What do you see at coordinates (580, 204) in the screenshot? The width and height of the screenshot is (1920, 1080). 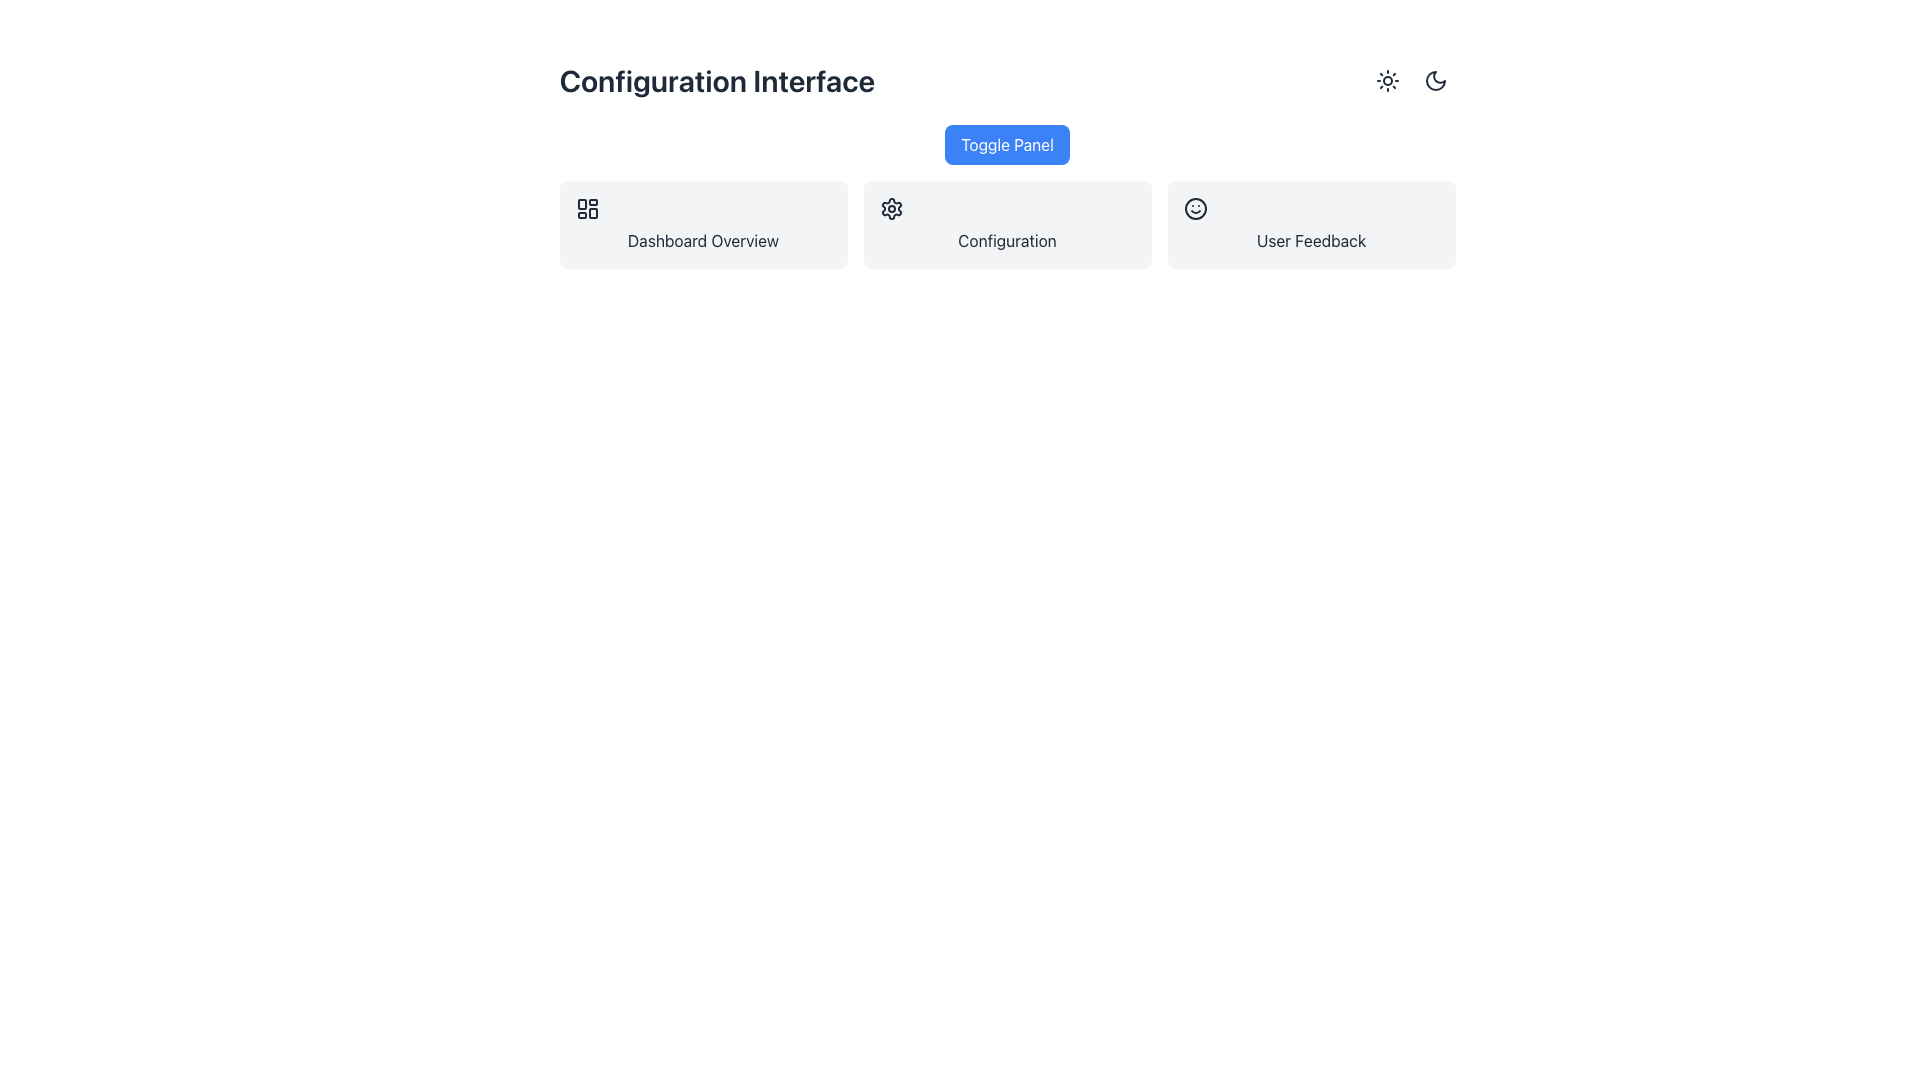 I see `the top-left rectangle of the grid within the dashboard icon, which is part of the 'Dashboard Overview' button` at bounding box center [580, 204].